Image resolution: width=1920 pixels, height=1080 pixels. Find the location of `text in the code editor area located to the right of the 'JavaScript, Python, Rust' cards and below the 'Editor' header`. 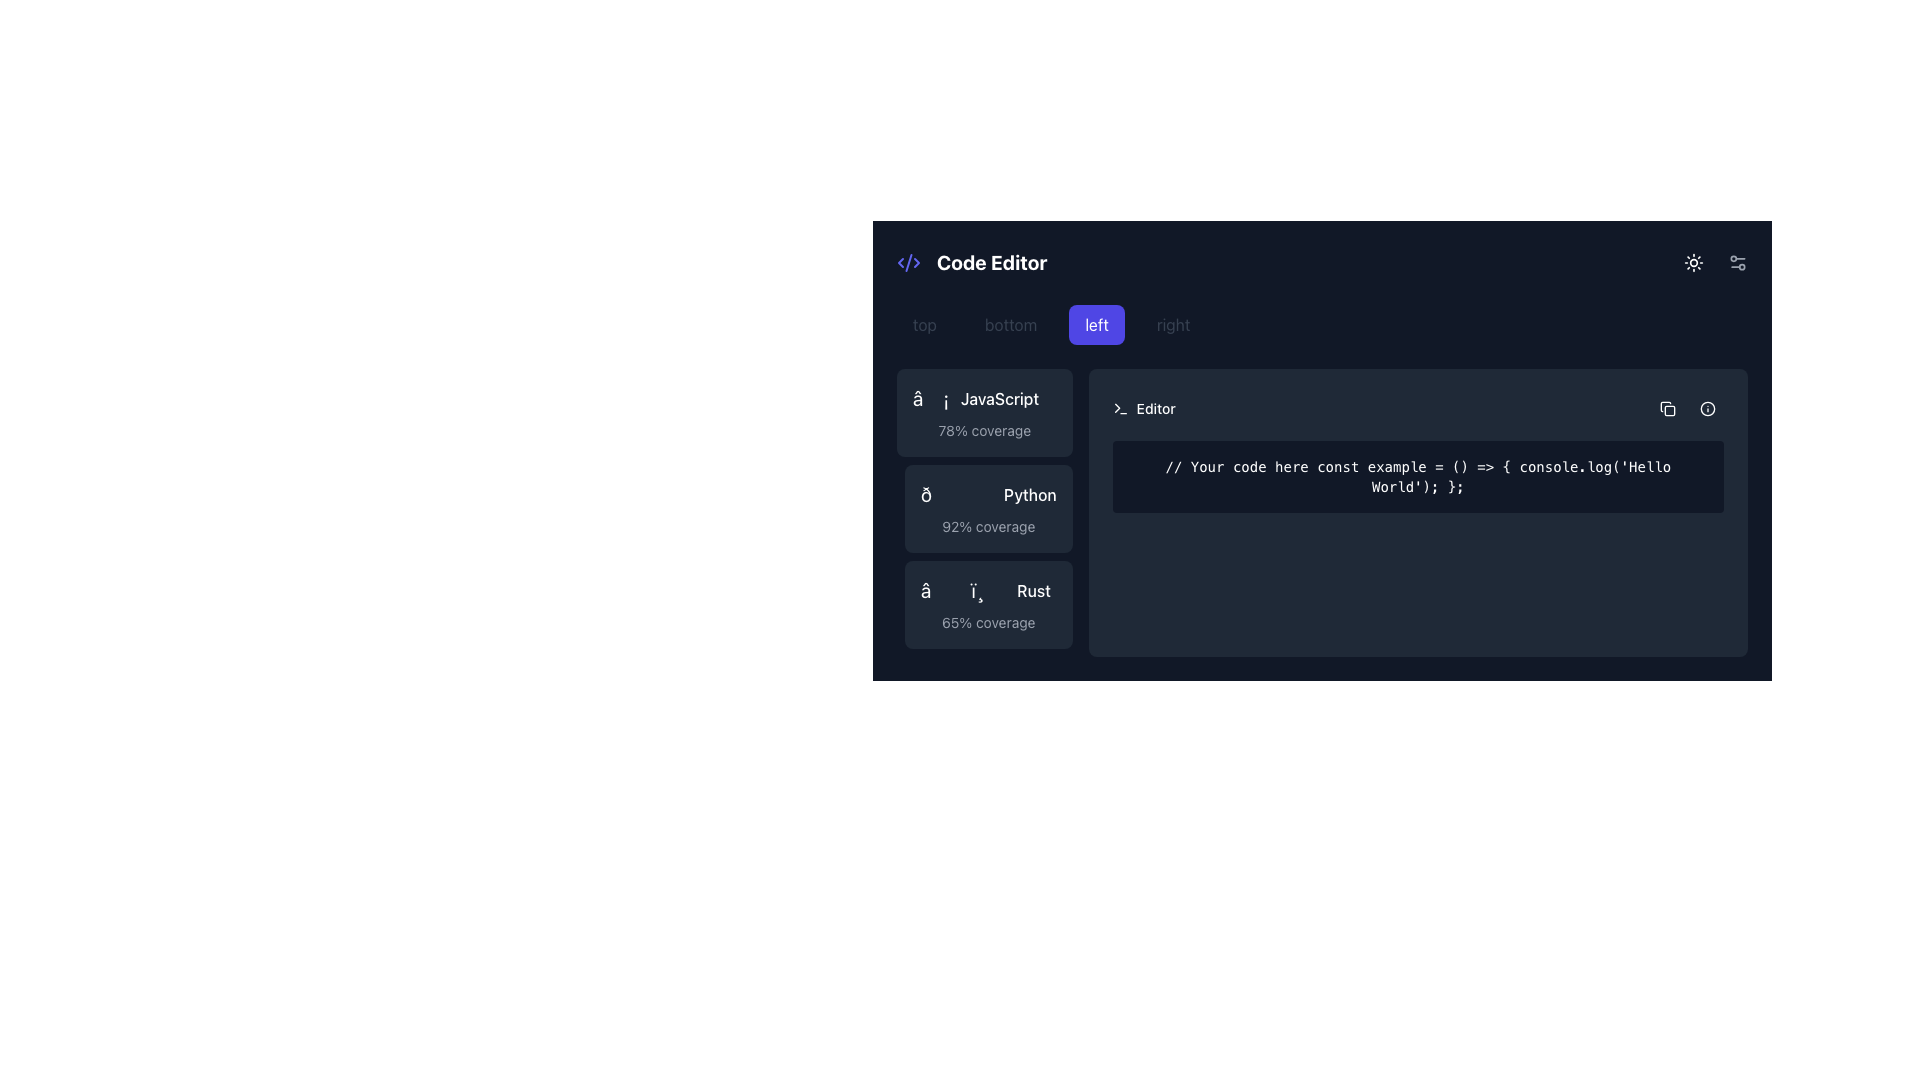

text in the code editor area located to the right of the 'JavaScript, Python, Rust' cards and below the 'Editor' header is located at coordinates (1322, 512).